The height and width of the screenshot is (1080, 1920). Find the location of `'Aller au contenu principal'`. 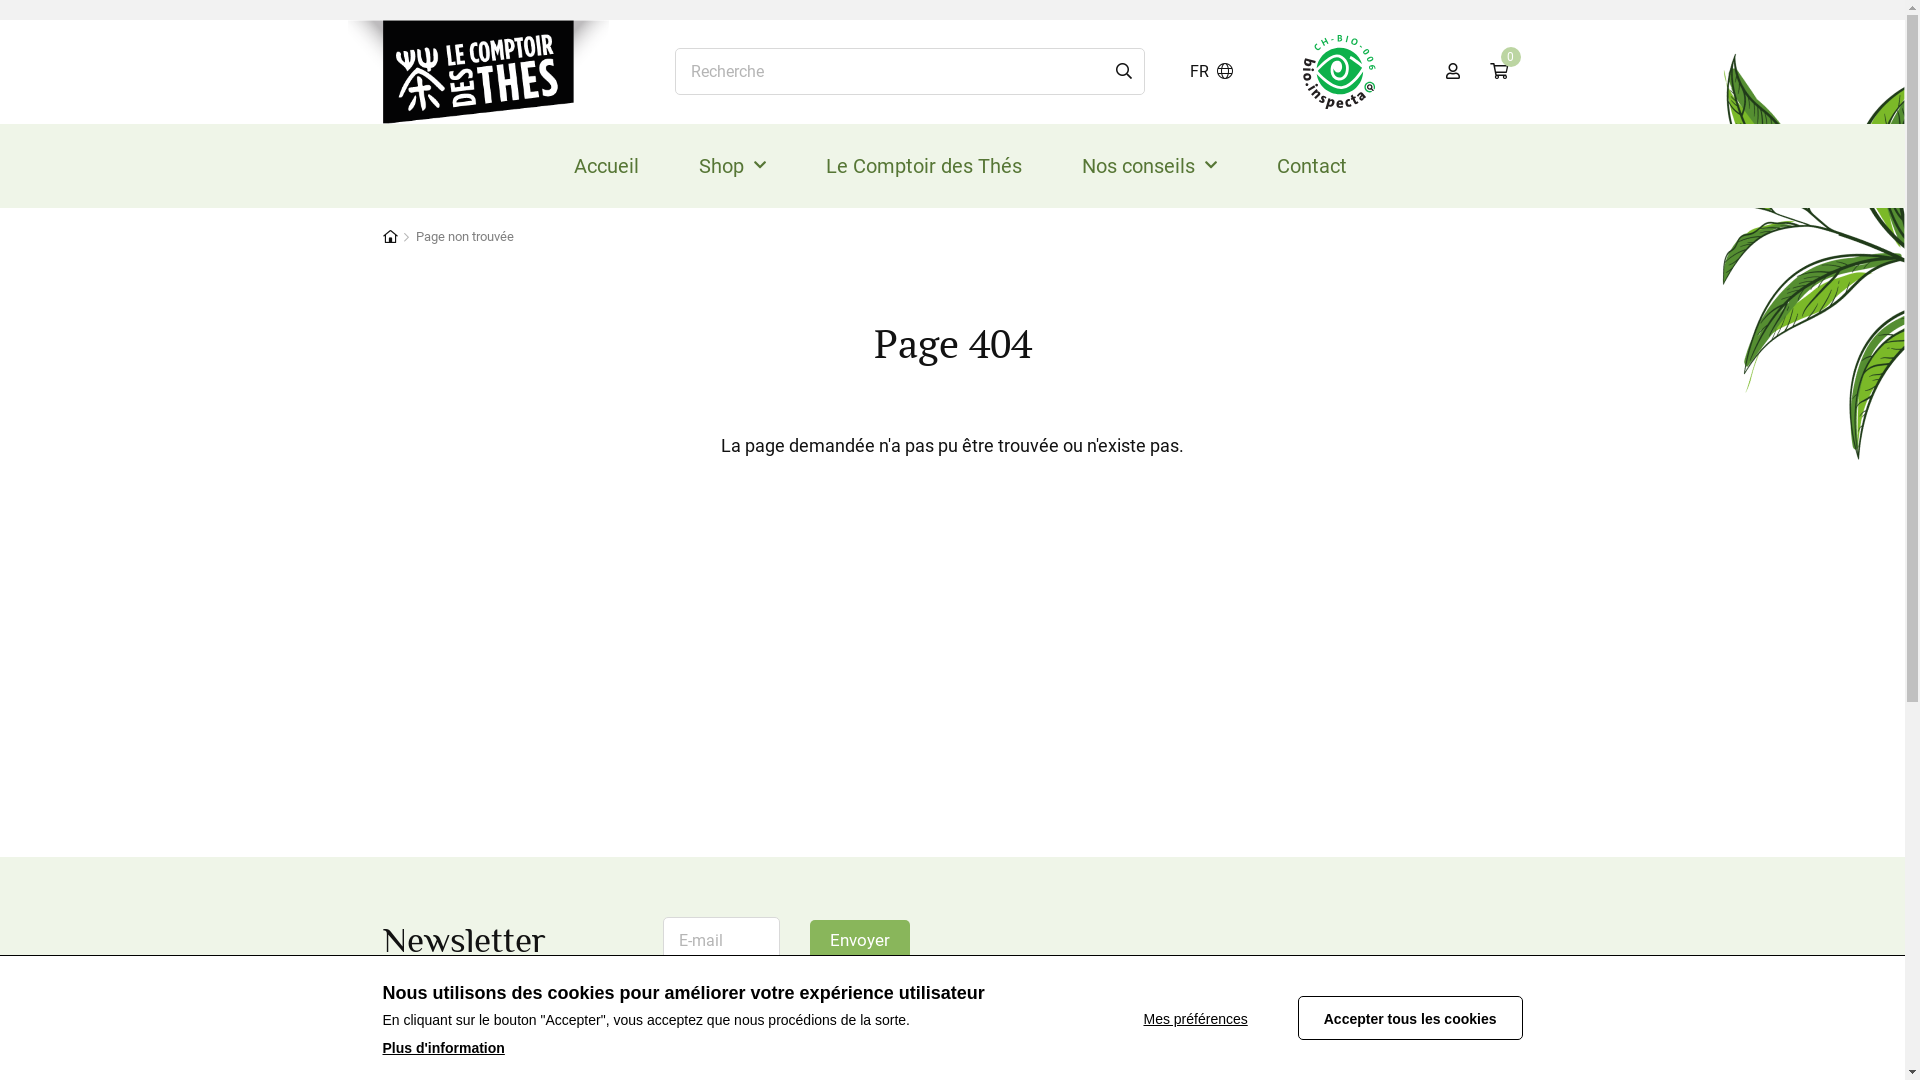

'Aller au contenu principal' is located at coordinates (0, 0).